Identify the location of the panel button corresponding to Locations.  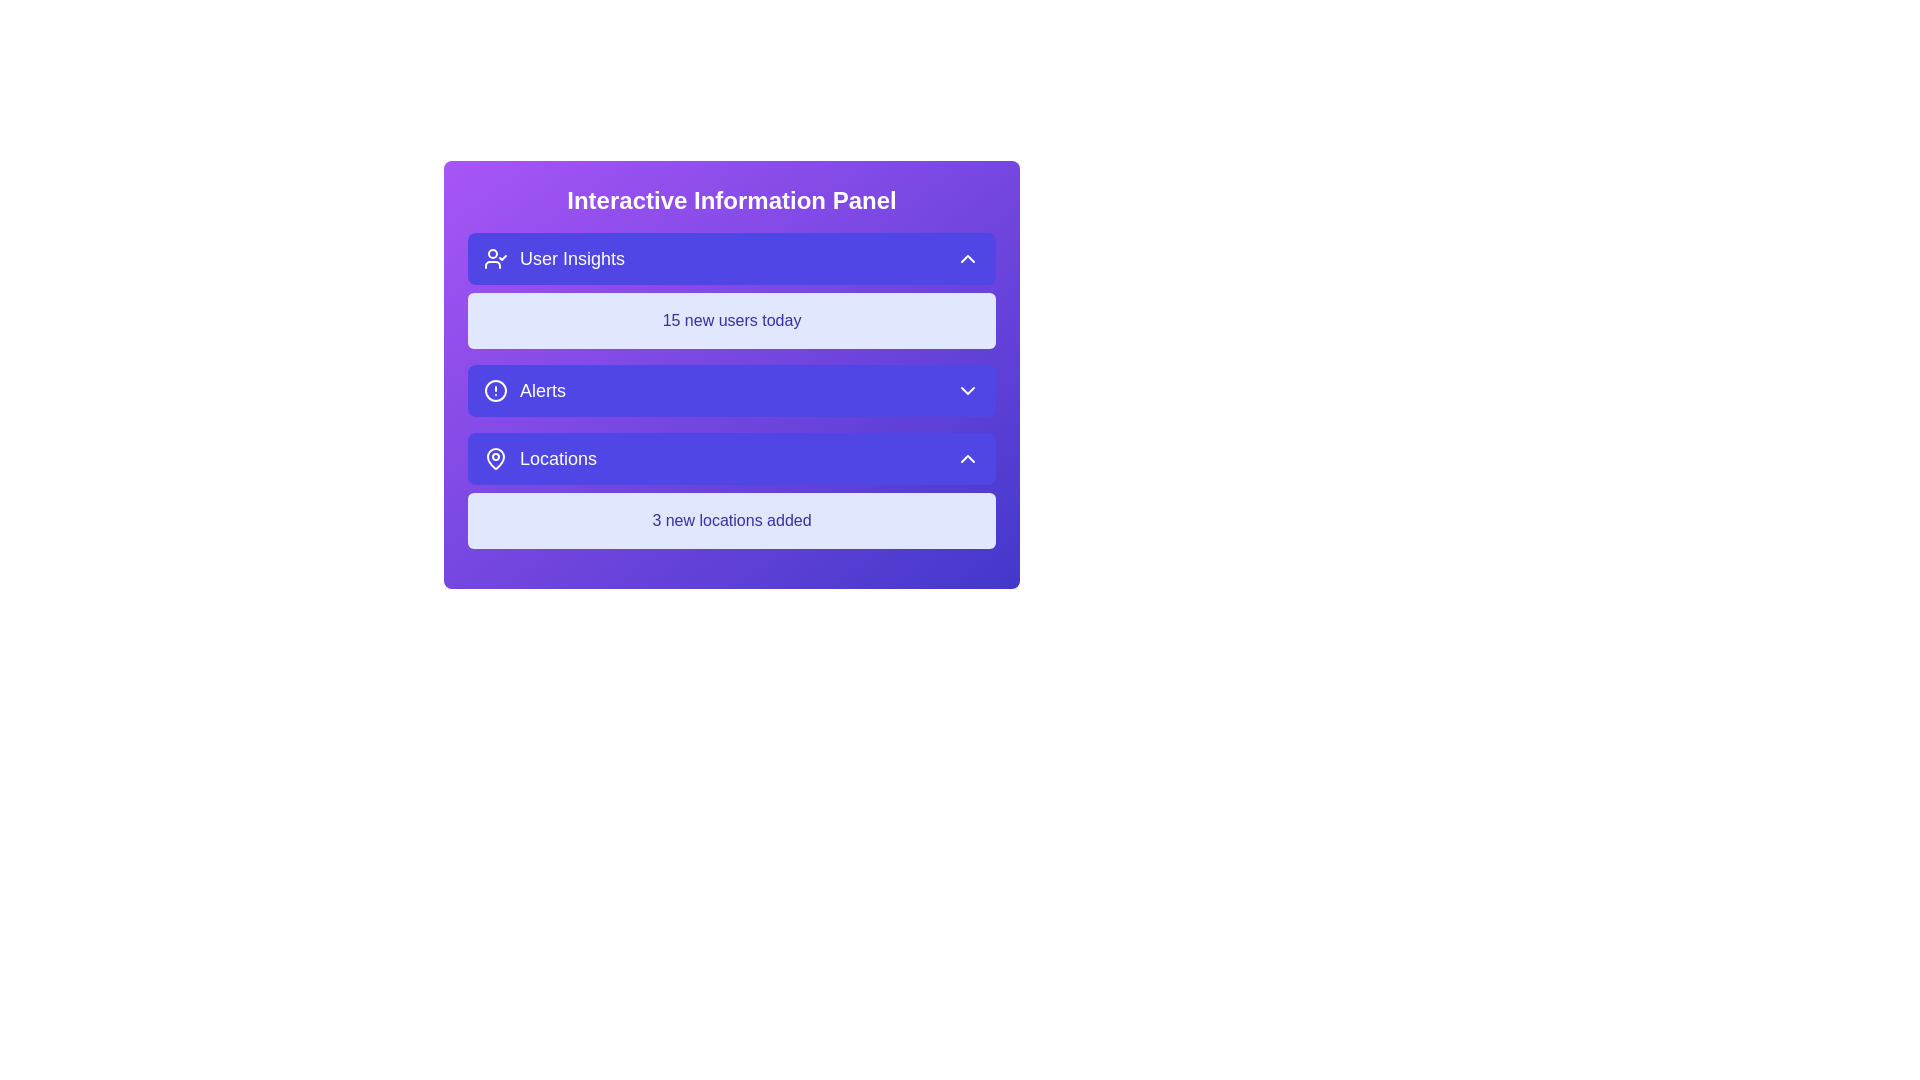
(730, 459).